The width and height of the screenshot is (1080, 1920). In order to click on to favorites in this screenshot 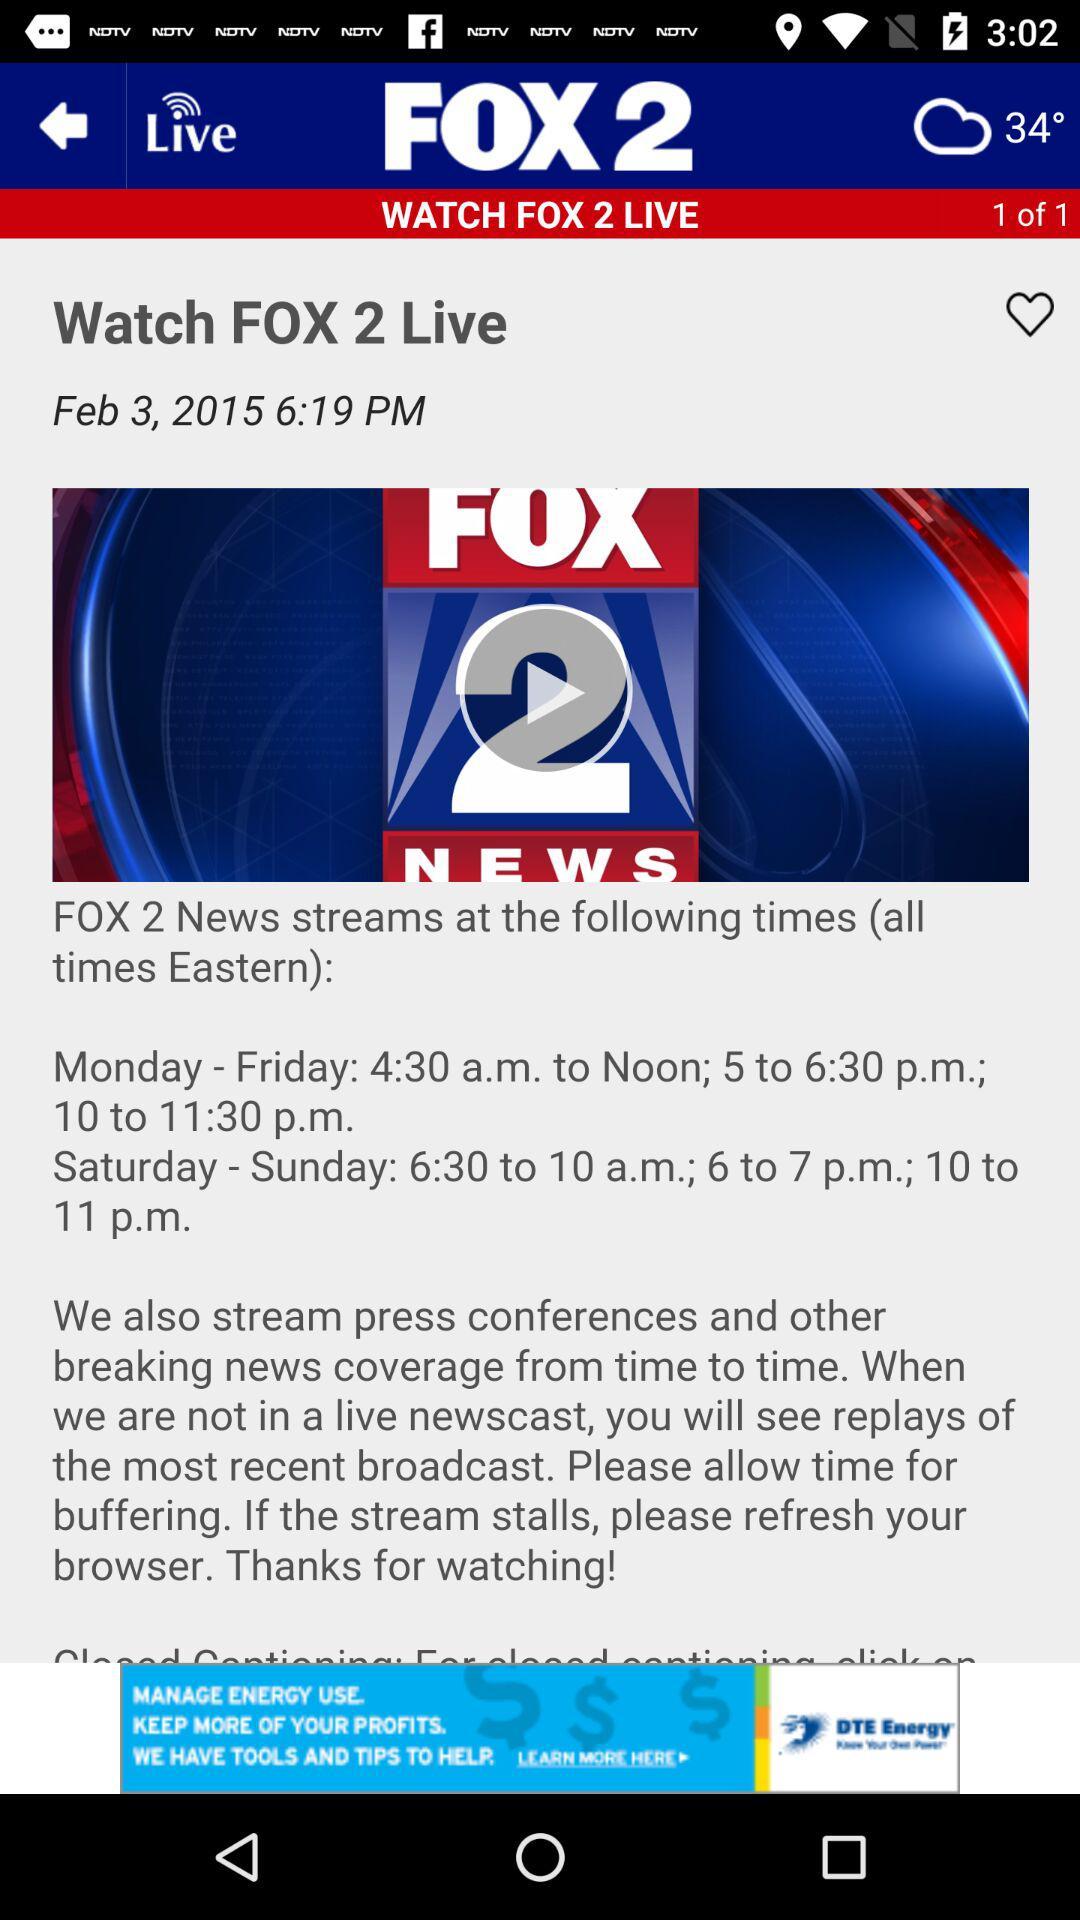, I will do `click(1017, 313)`.